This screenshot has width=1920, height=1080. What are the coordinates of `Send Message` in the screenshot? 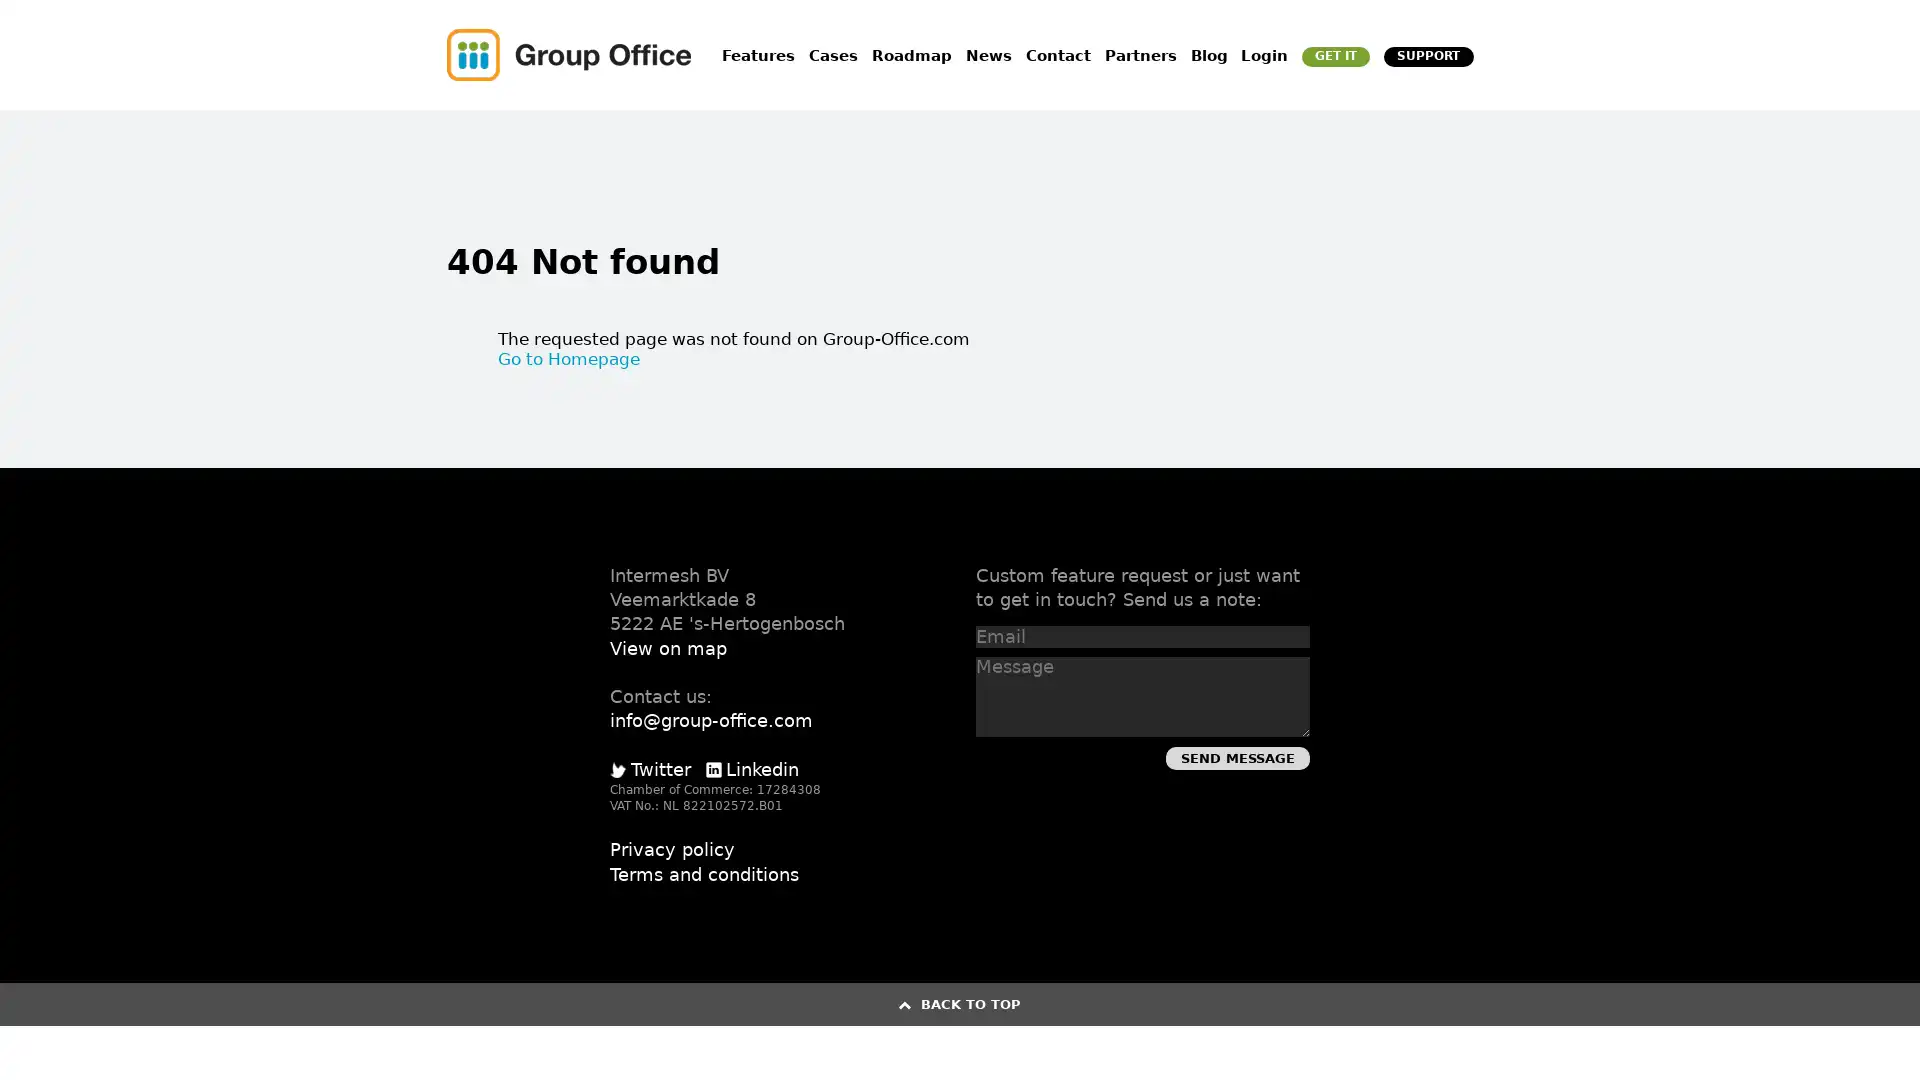 It's located at (1236, 758).